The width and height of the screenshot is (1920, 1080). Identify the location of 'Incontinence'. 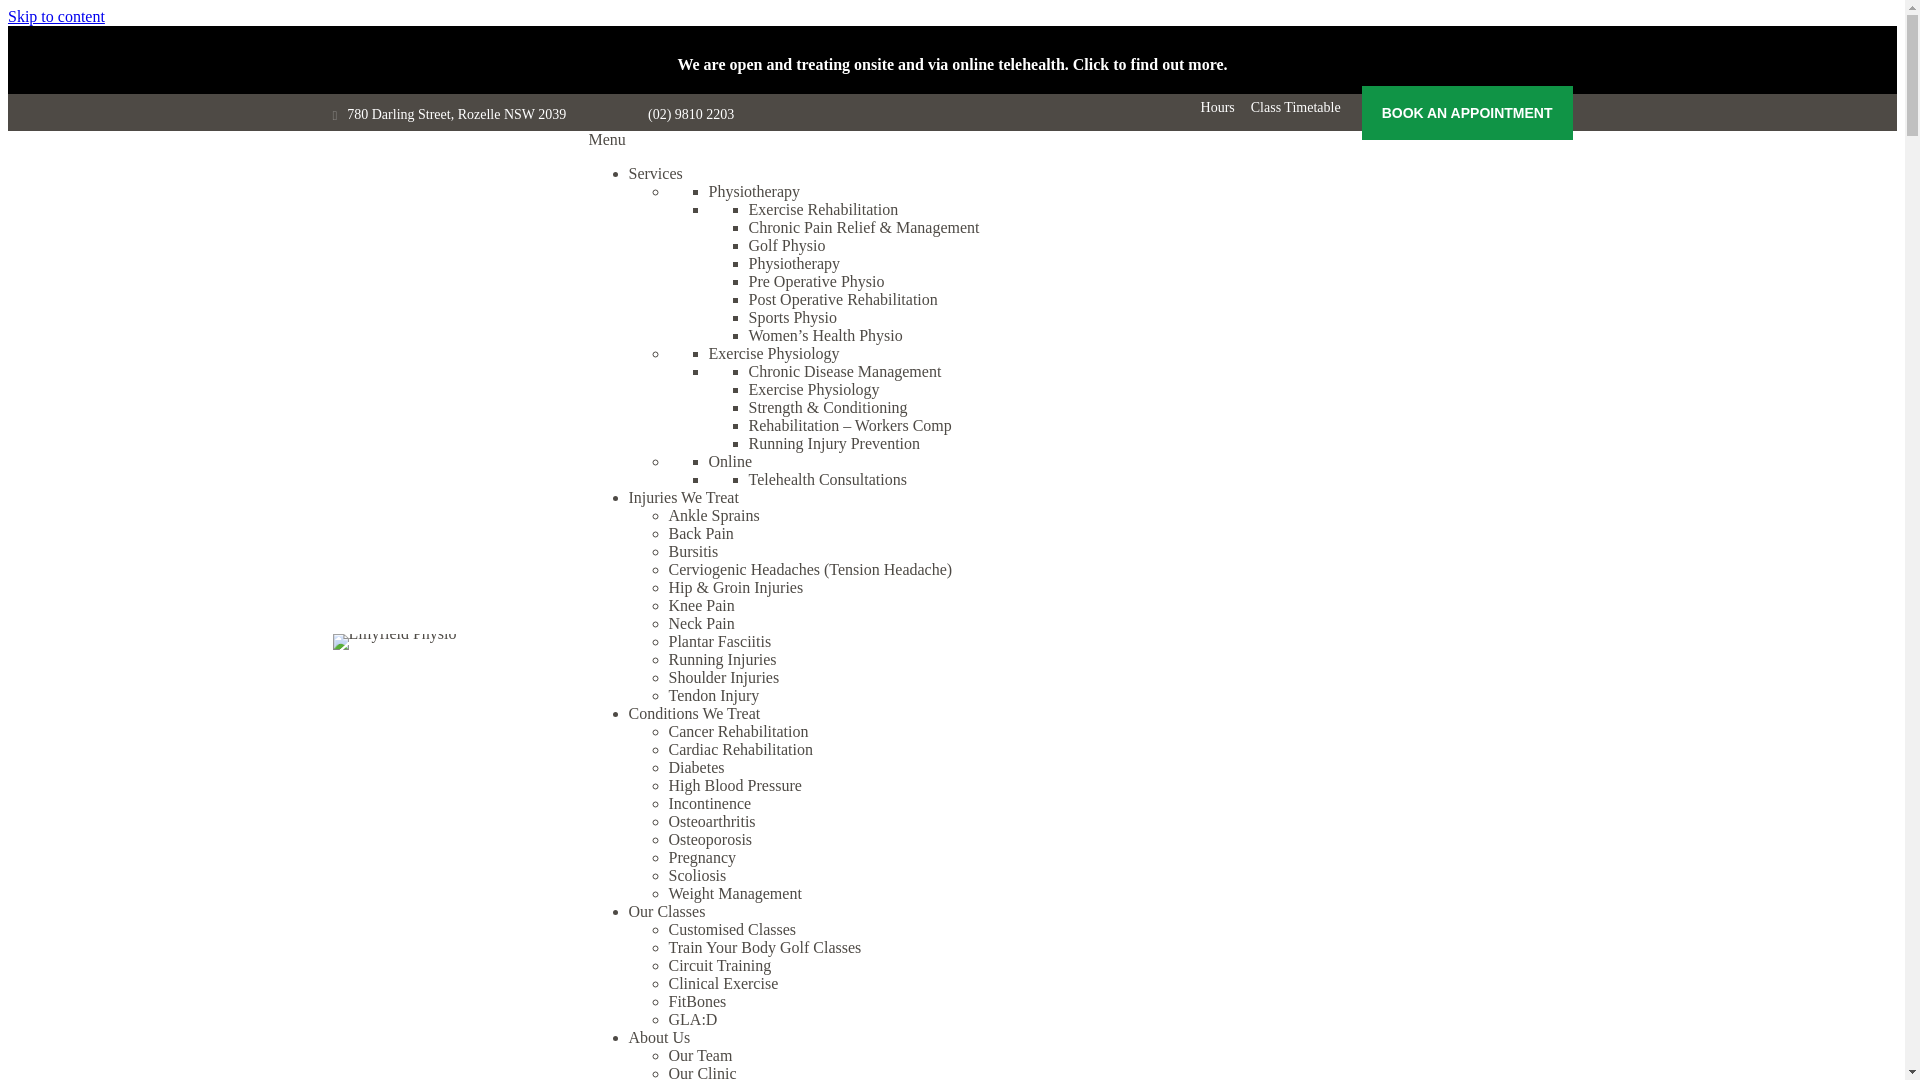
(709, 802).